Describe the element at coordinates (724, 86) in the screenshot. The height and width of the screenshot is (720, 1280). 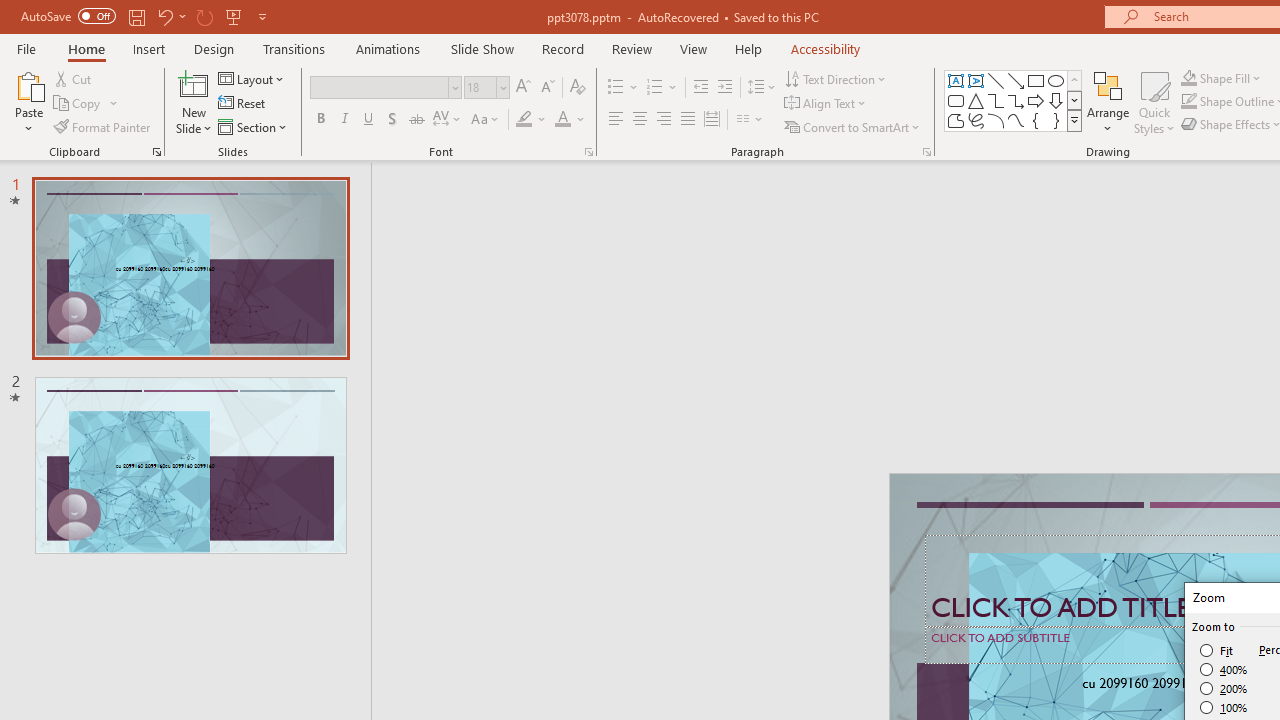
I see `'Increase Indent'` at that location.